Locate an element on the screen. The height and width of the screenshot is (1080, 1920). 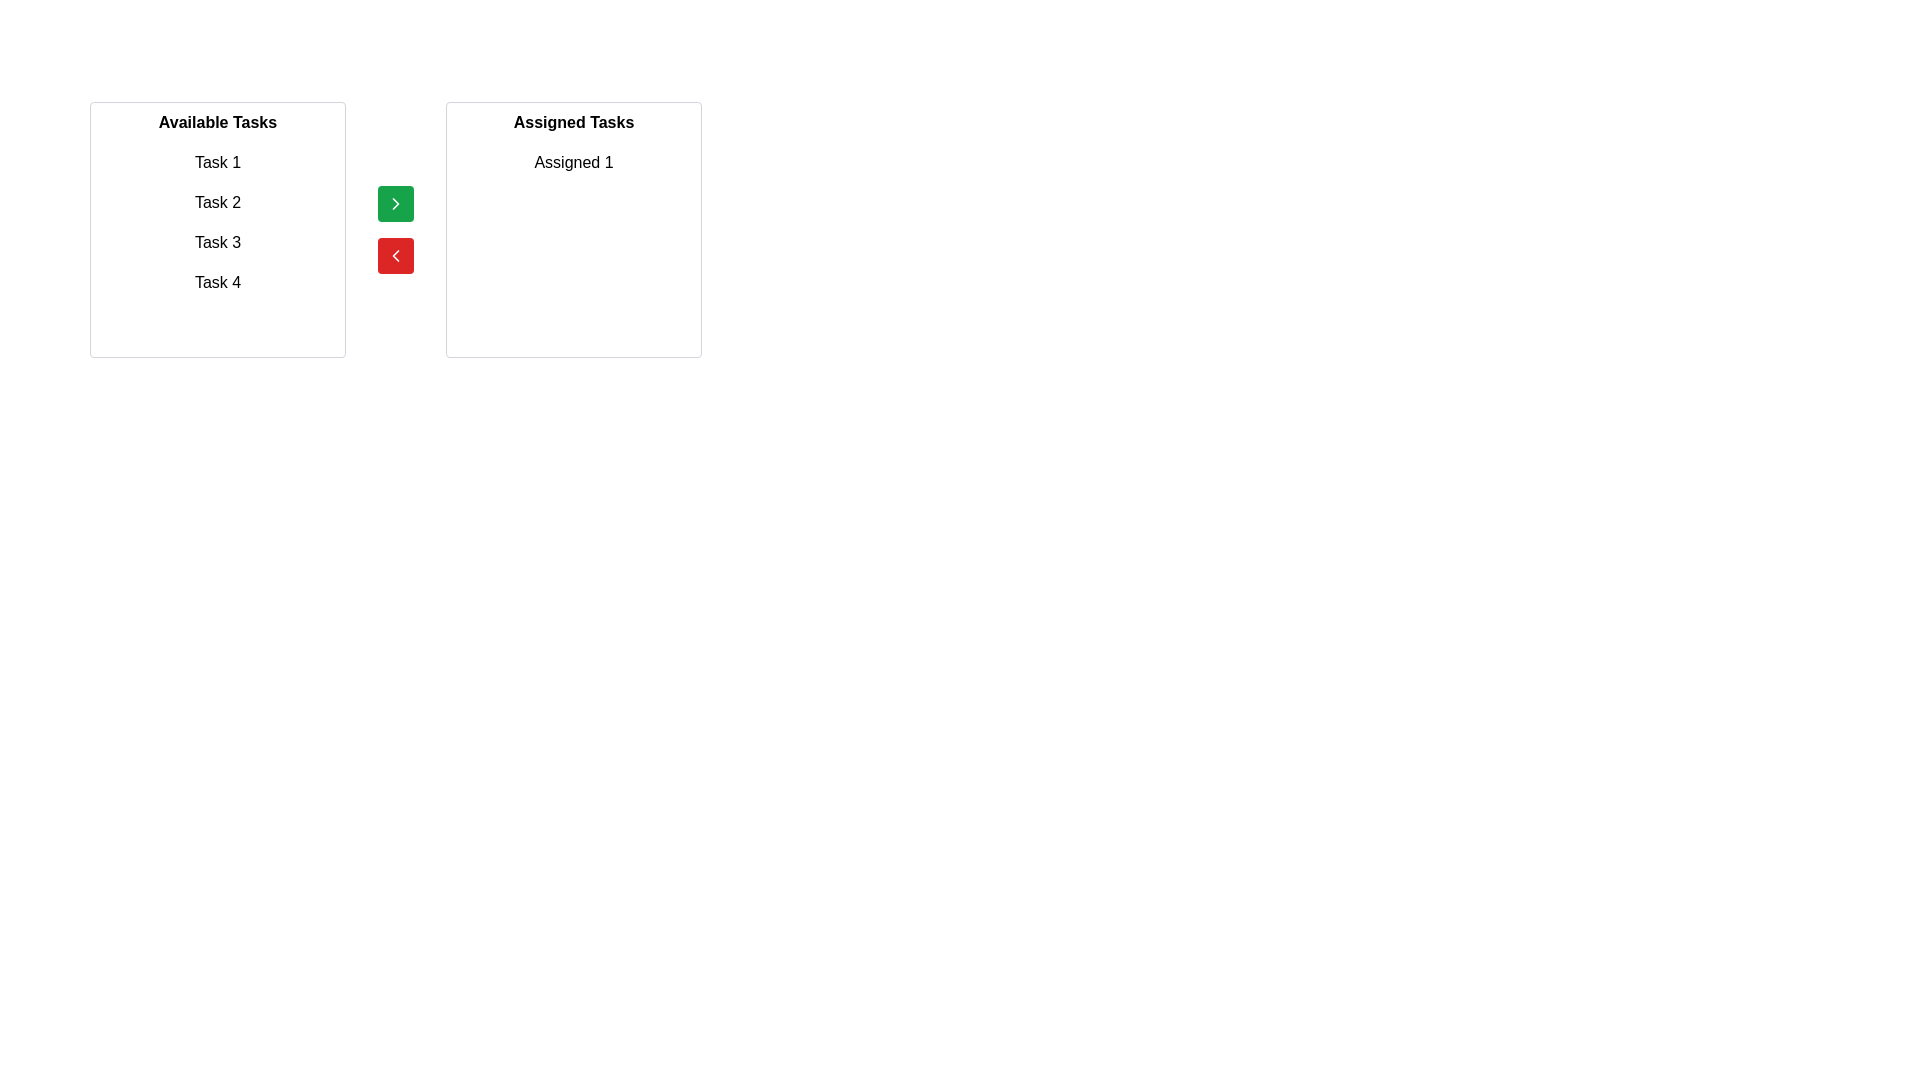
the icon button located within a green rectangular button, positioned vertically between the 'Available Tasks' and 'Assigned Tasks' lists is located at coordinates (395, 204).